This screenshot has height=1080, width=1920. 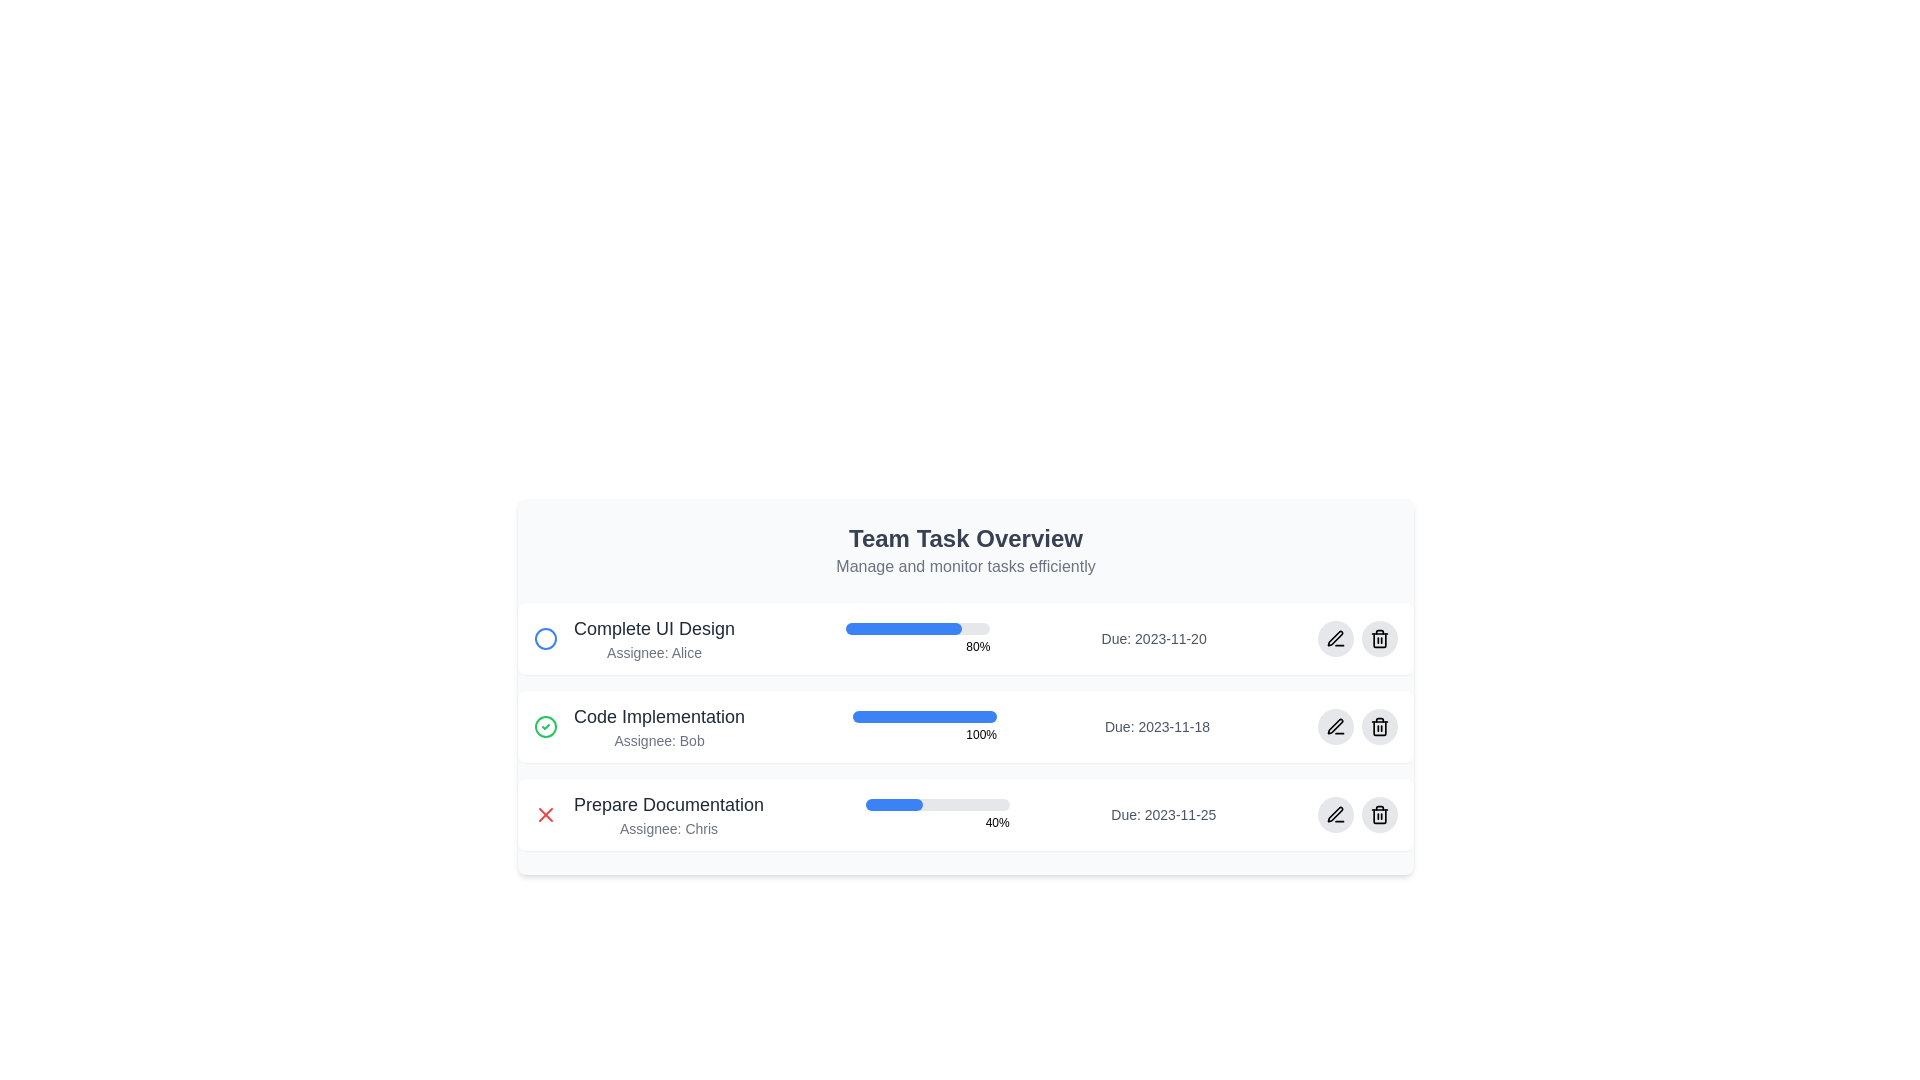 What do you see at coordinates (659, 716) in the screenshot?
I see `the text label that serves as the title for the task 'Code Implementation', located in the second row of the task list, aligned with the task progress bar to its right and a check mark status icon to its left` at bounding box center [659, 716].